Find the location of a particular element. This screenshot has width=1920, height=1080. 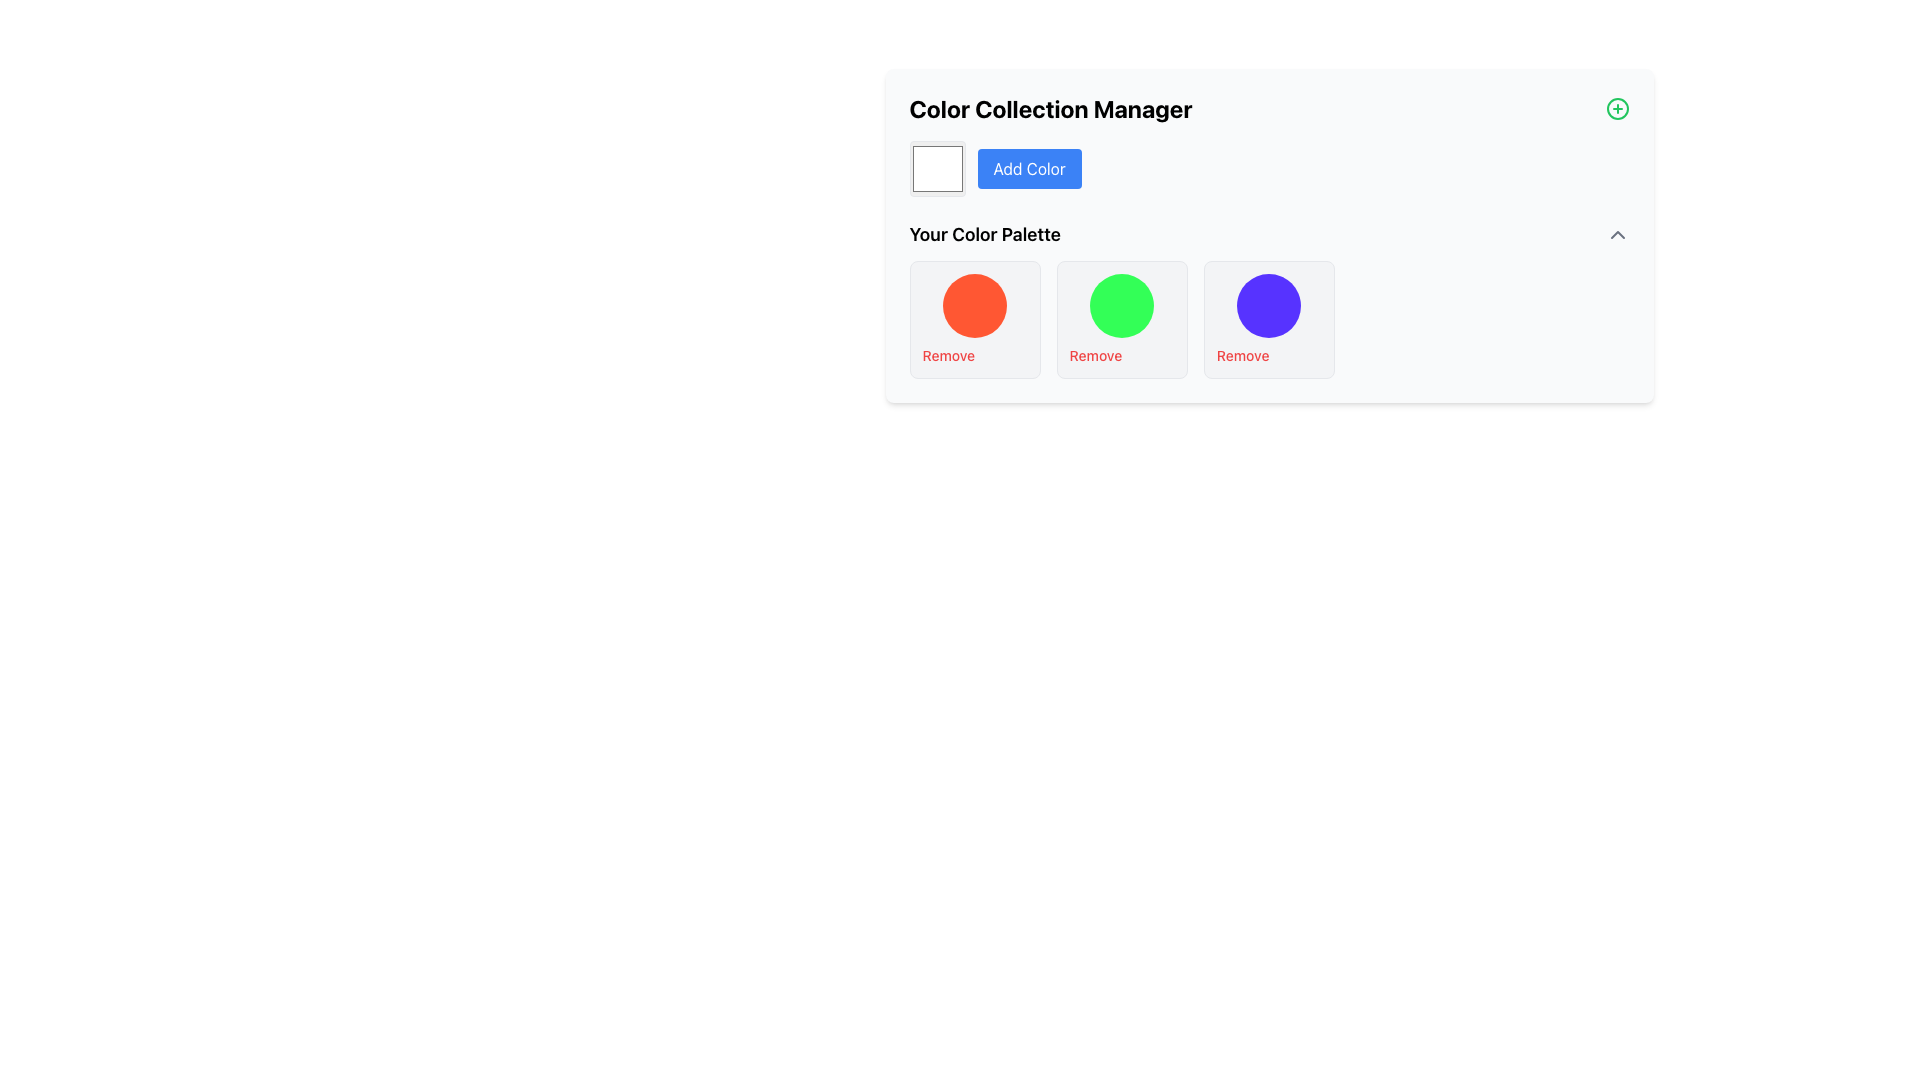

the interactive button located to the far right of the title 'Your Color Palette' is located at coordinates (1617, 234).